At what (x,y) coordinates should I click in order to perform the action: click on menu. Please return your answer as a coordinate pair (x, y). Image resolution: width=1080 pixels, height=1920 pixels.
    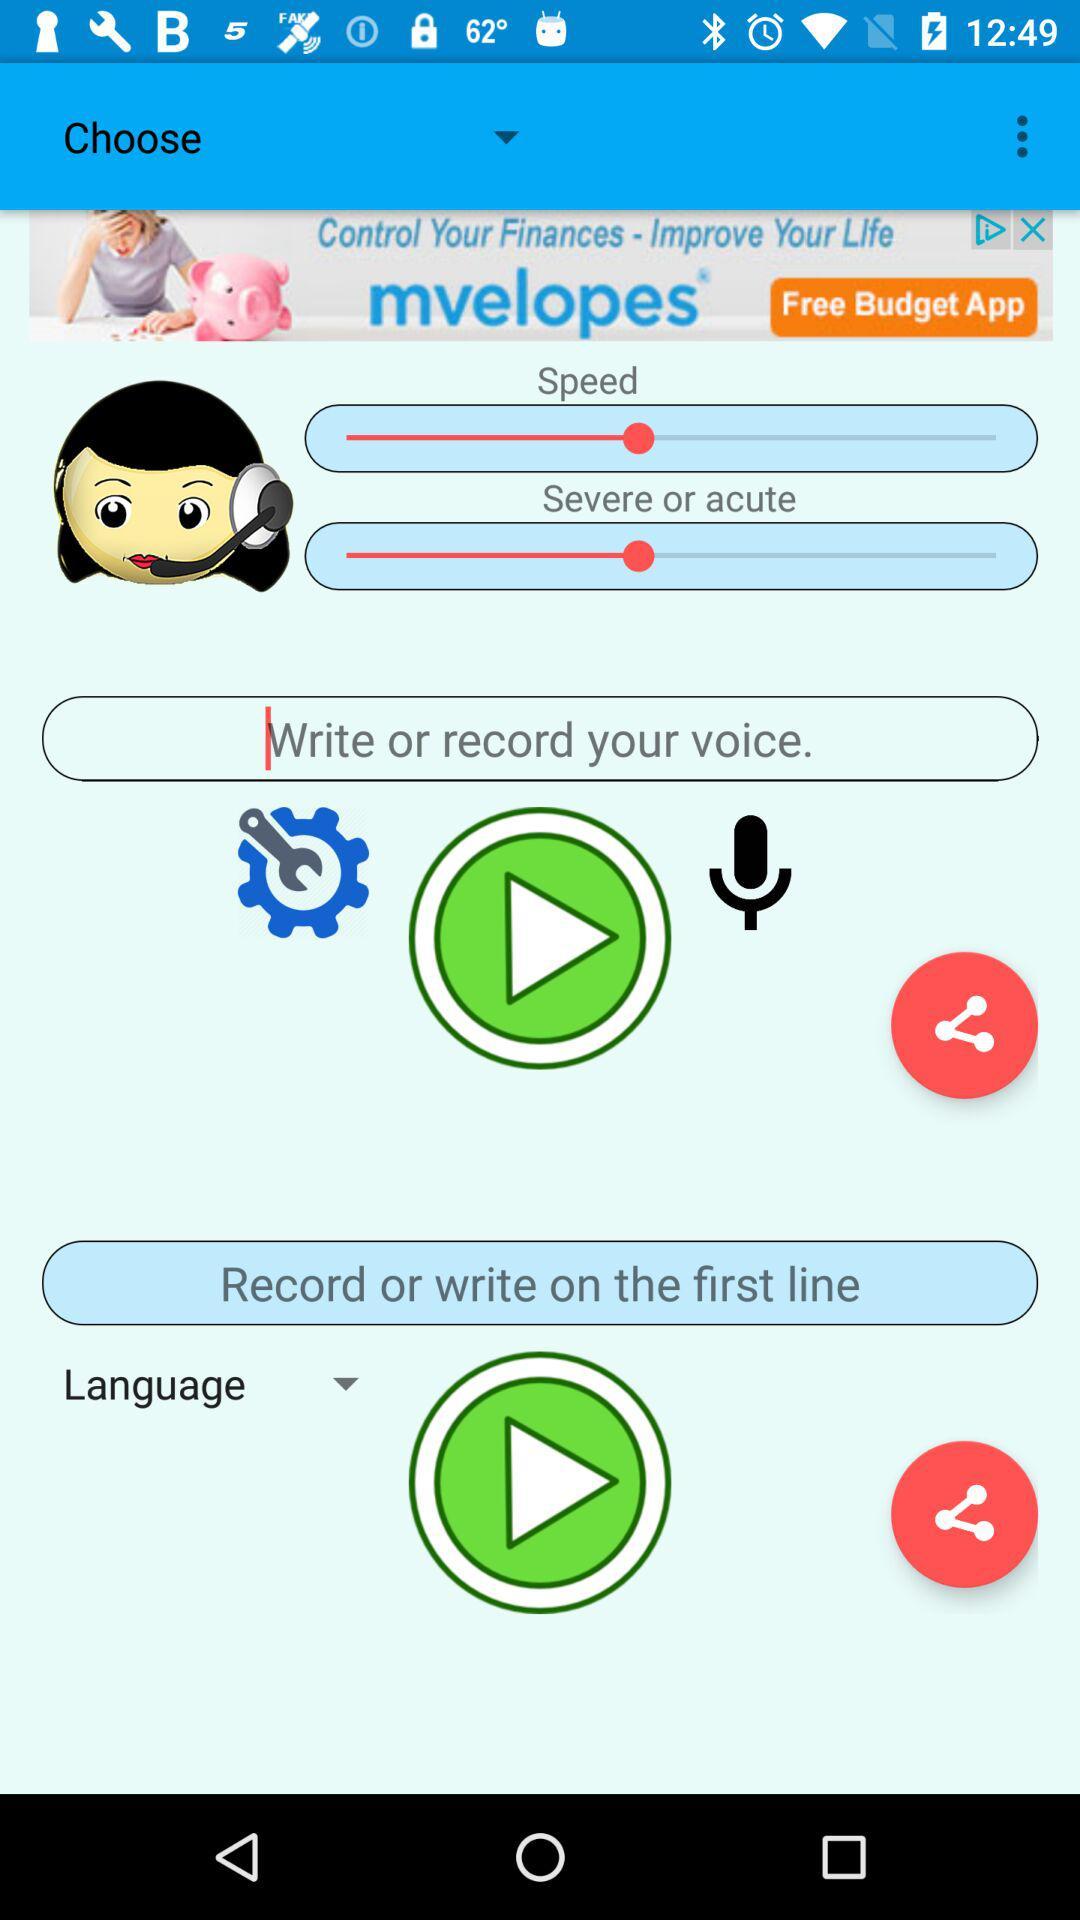
    Looking at the image, I should click on (540, 1282).